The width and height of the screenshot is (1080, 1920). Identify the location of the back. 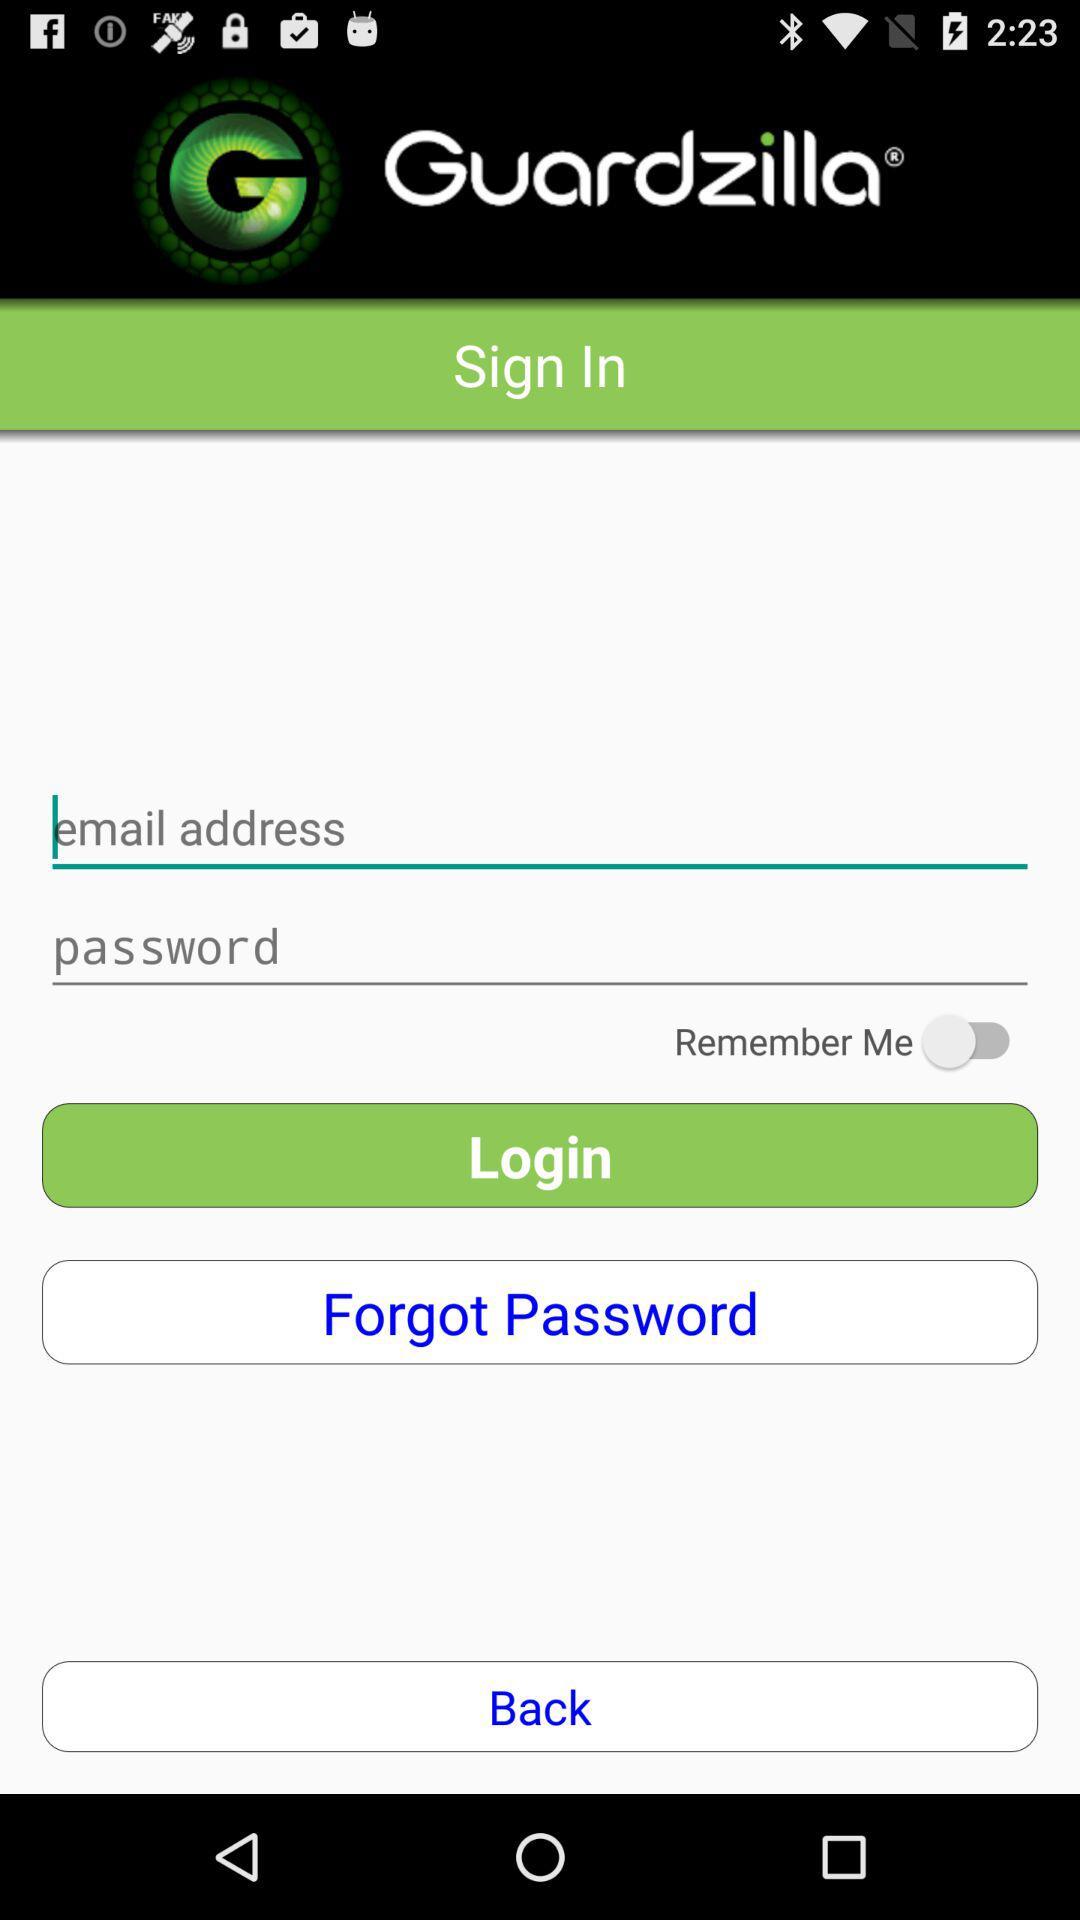
(540, 1705).